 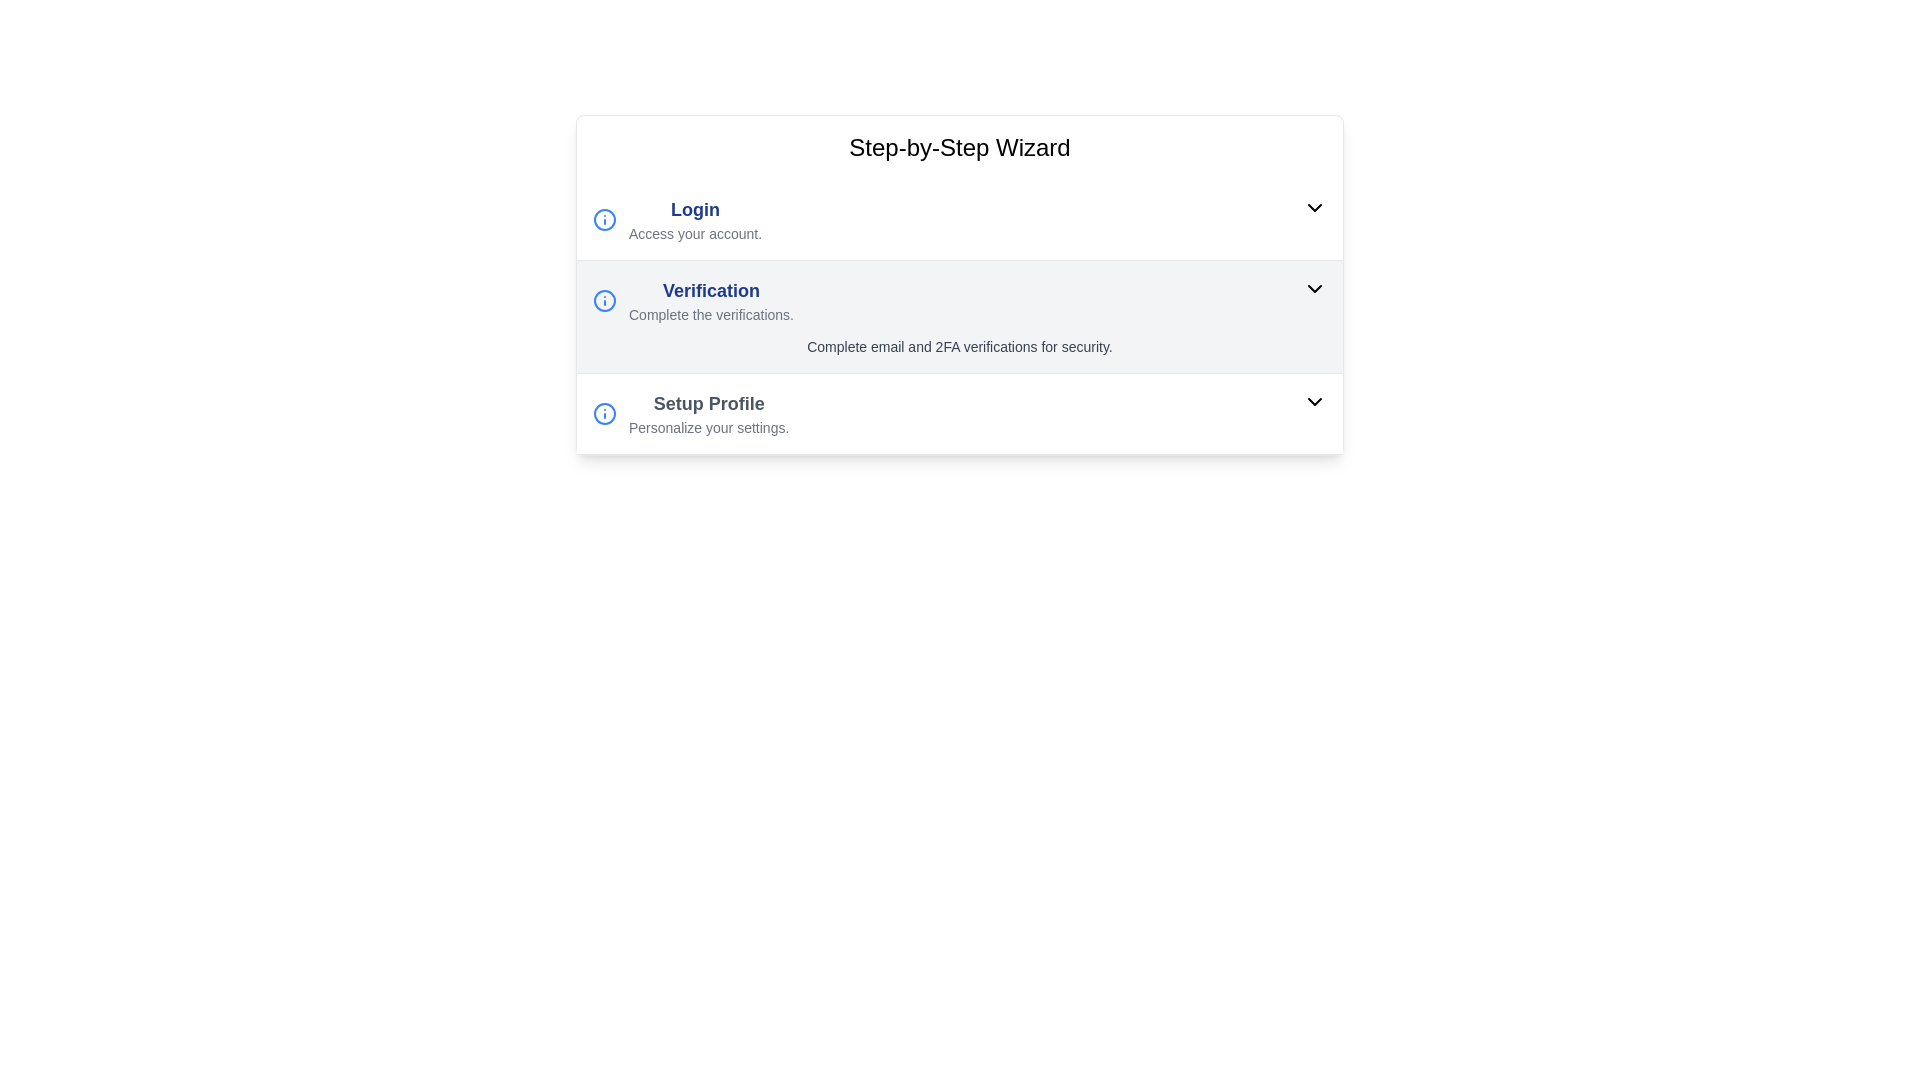 I want to click on the circular blue icon with an 'i' symbol representing information, which is the leftmost object in the step-by-step wizard interface, located at the second row before the text 'Verification', so click(x=603, y=300).